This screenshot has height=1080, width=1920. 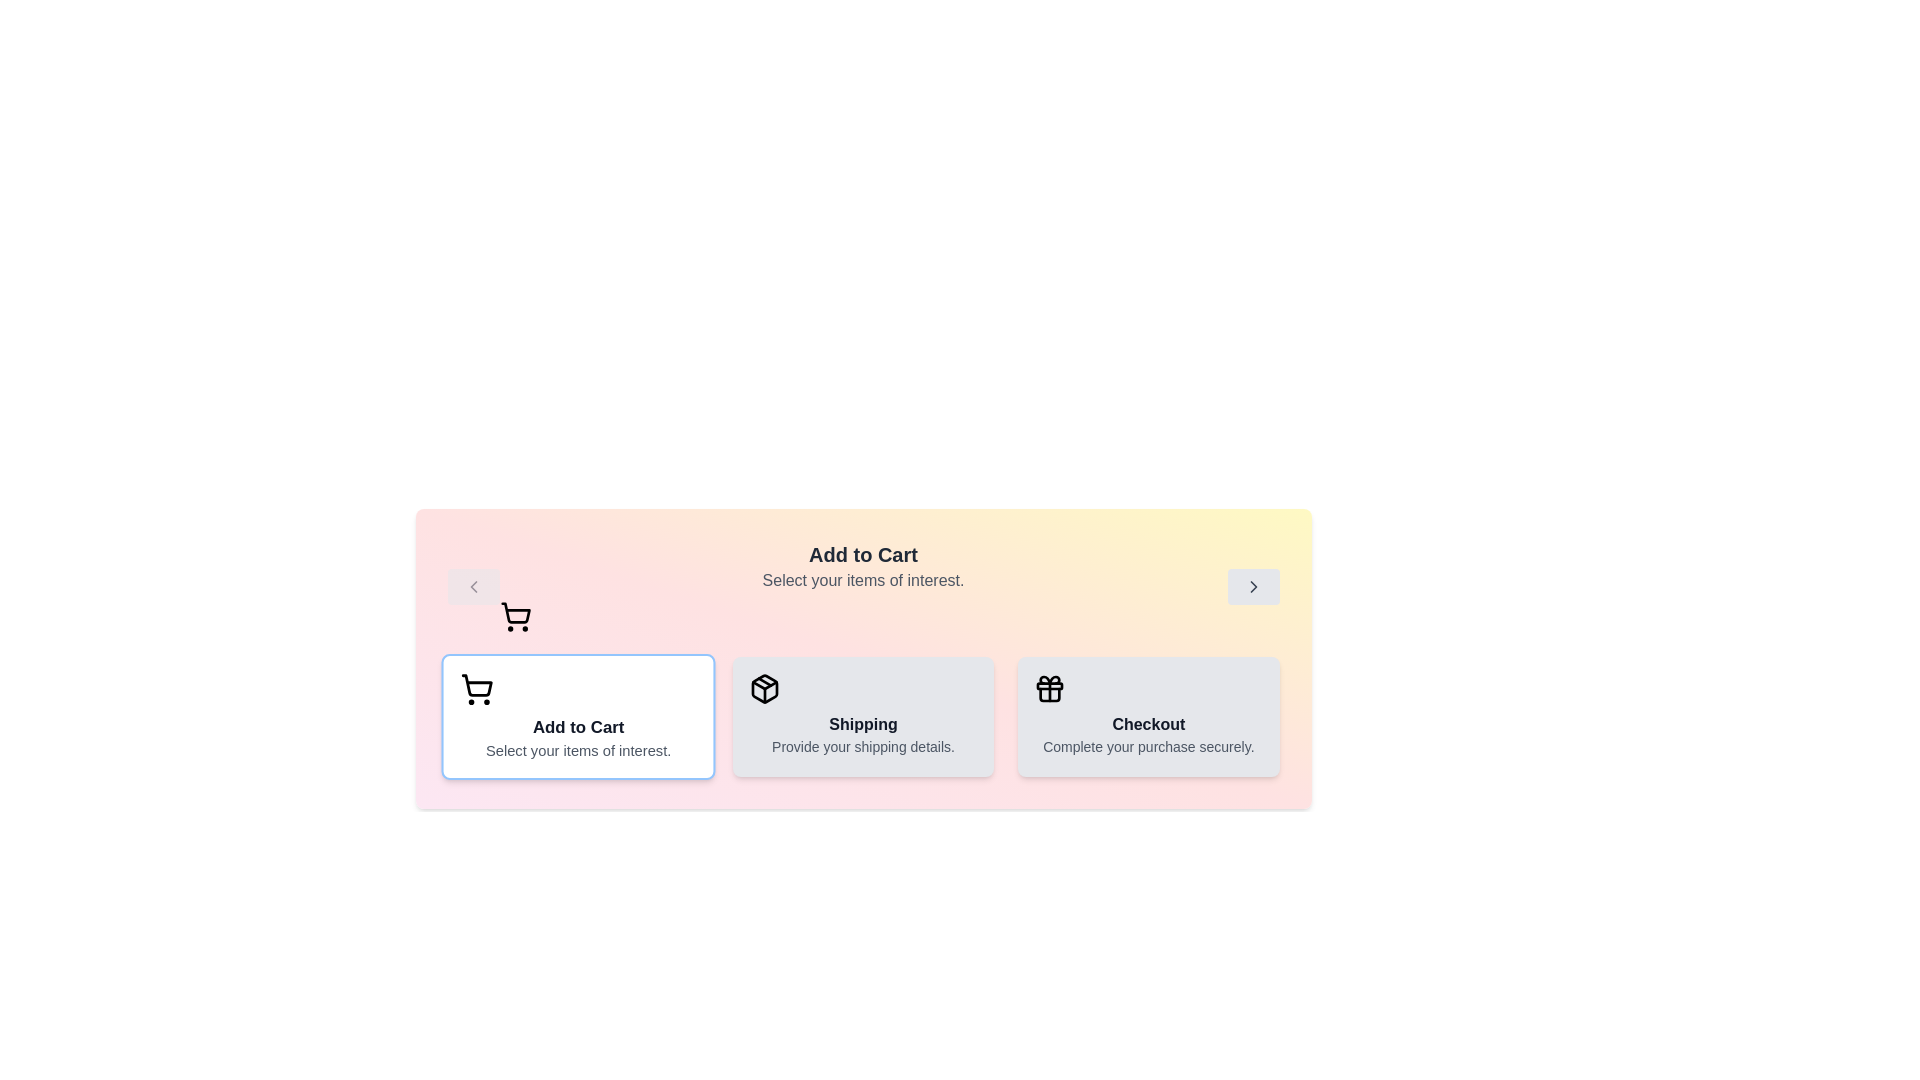 I want to click on the navigational icon located in the top-right area of the interface, so click(x=1252, y=585).